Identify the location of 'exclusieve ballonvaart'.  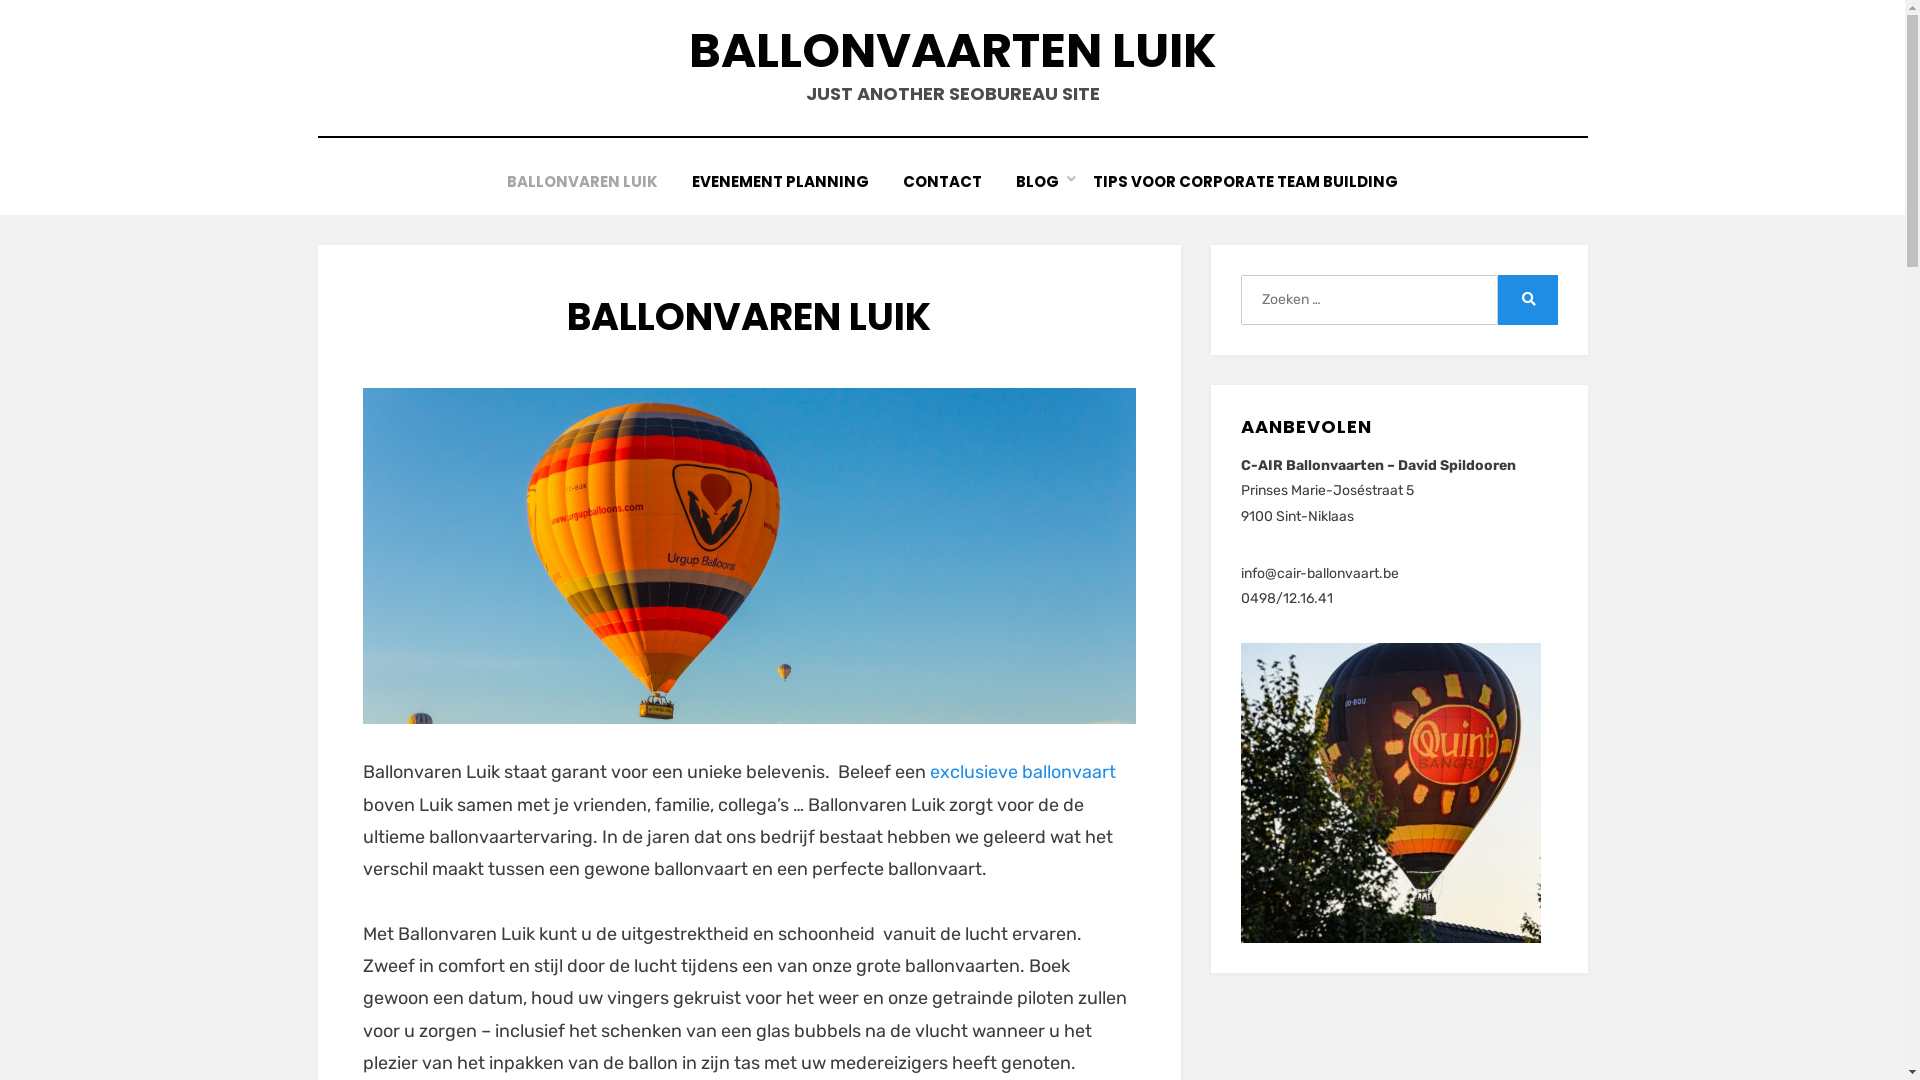
(1022, 770).